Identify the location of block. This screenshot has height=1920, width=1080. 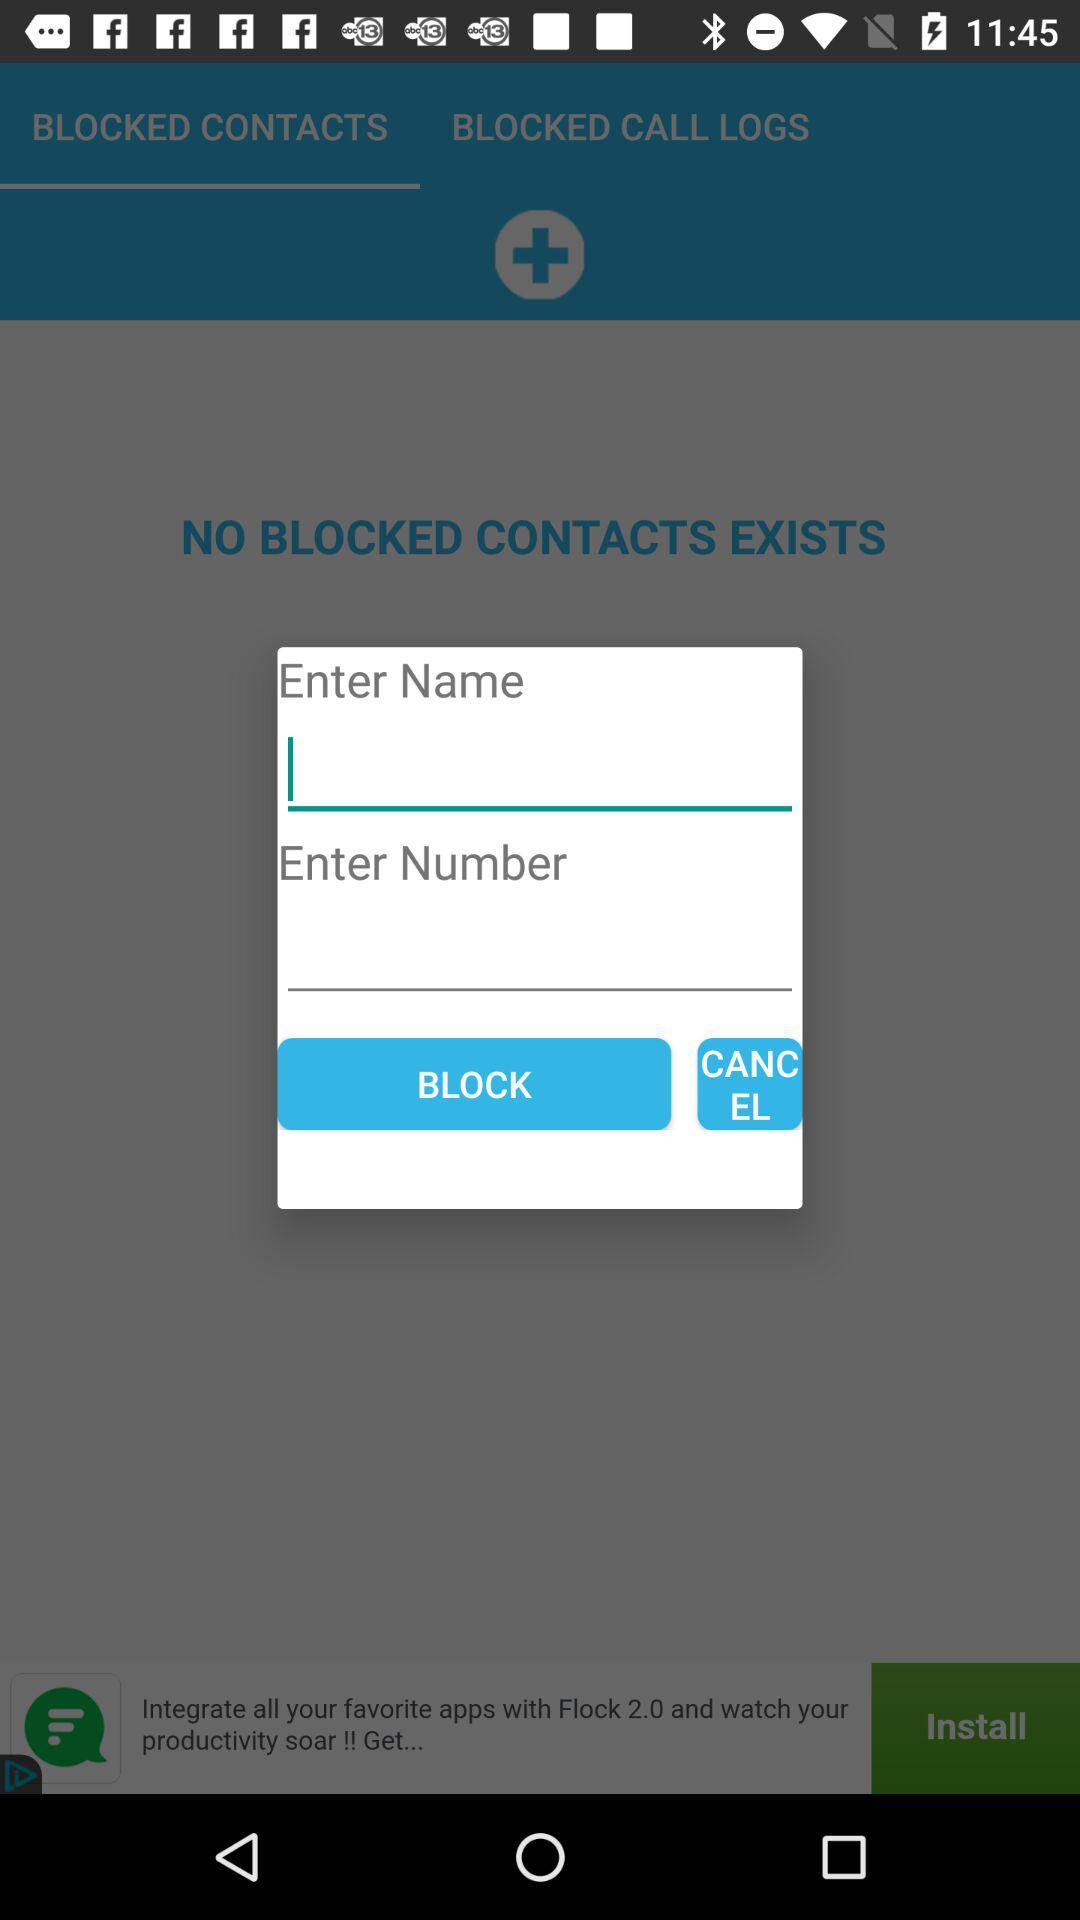
(474, 1083).